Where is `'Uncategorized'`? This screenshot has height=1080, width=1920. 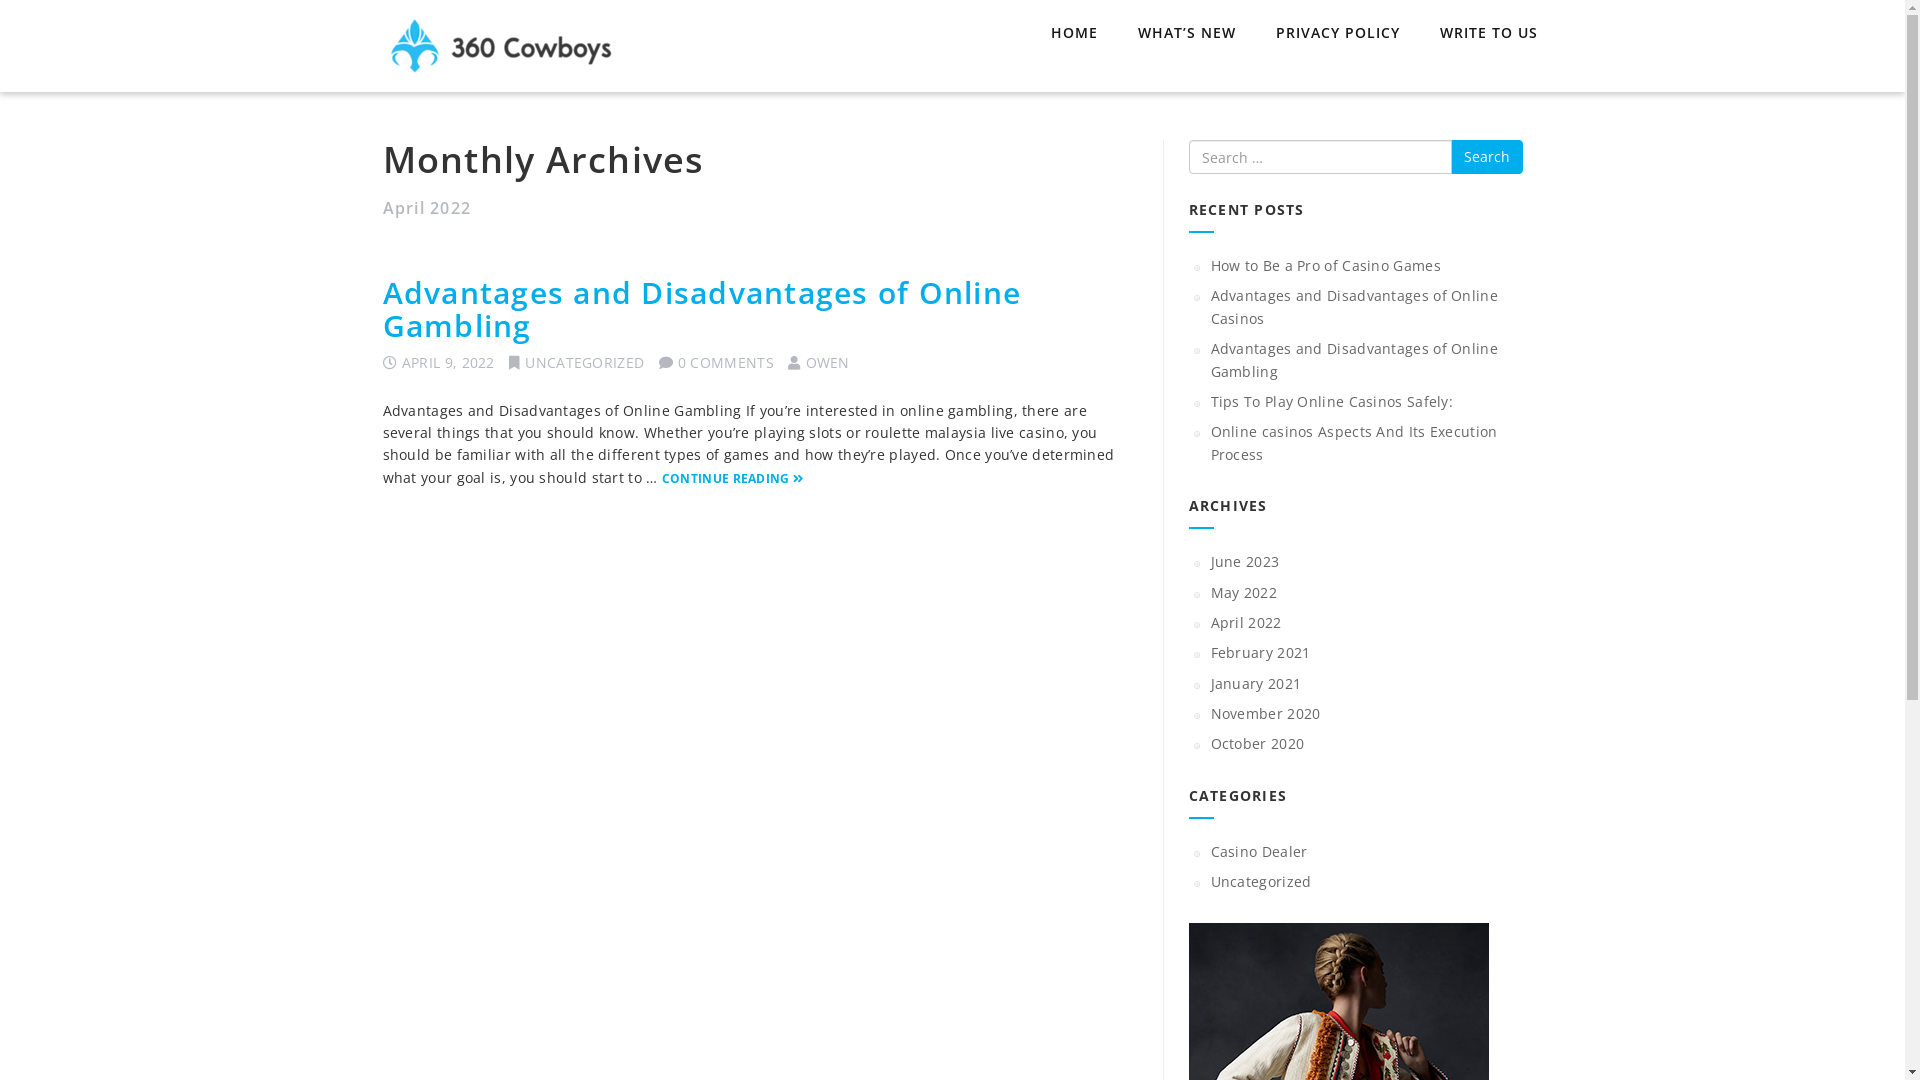
'Uncategorized' is located at coordinates (1259, 880).